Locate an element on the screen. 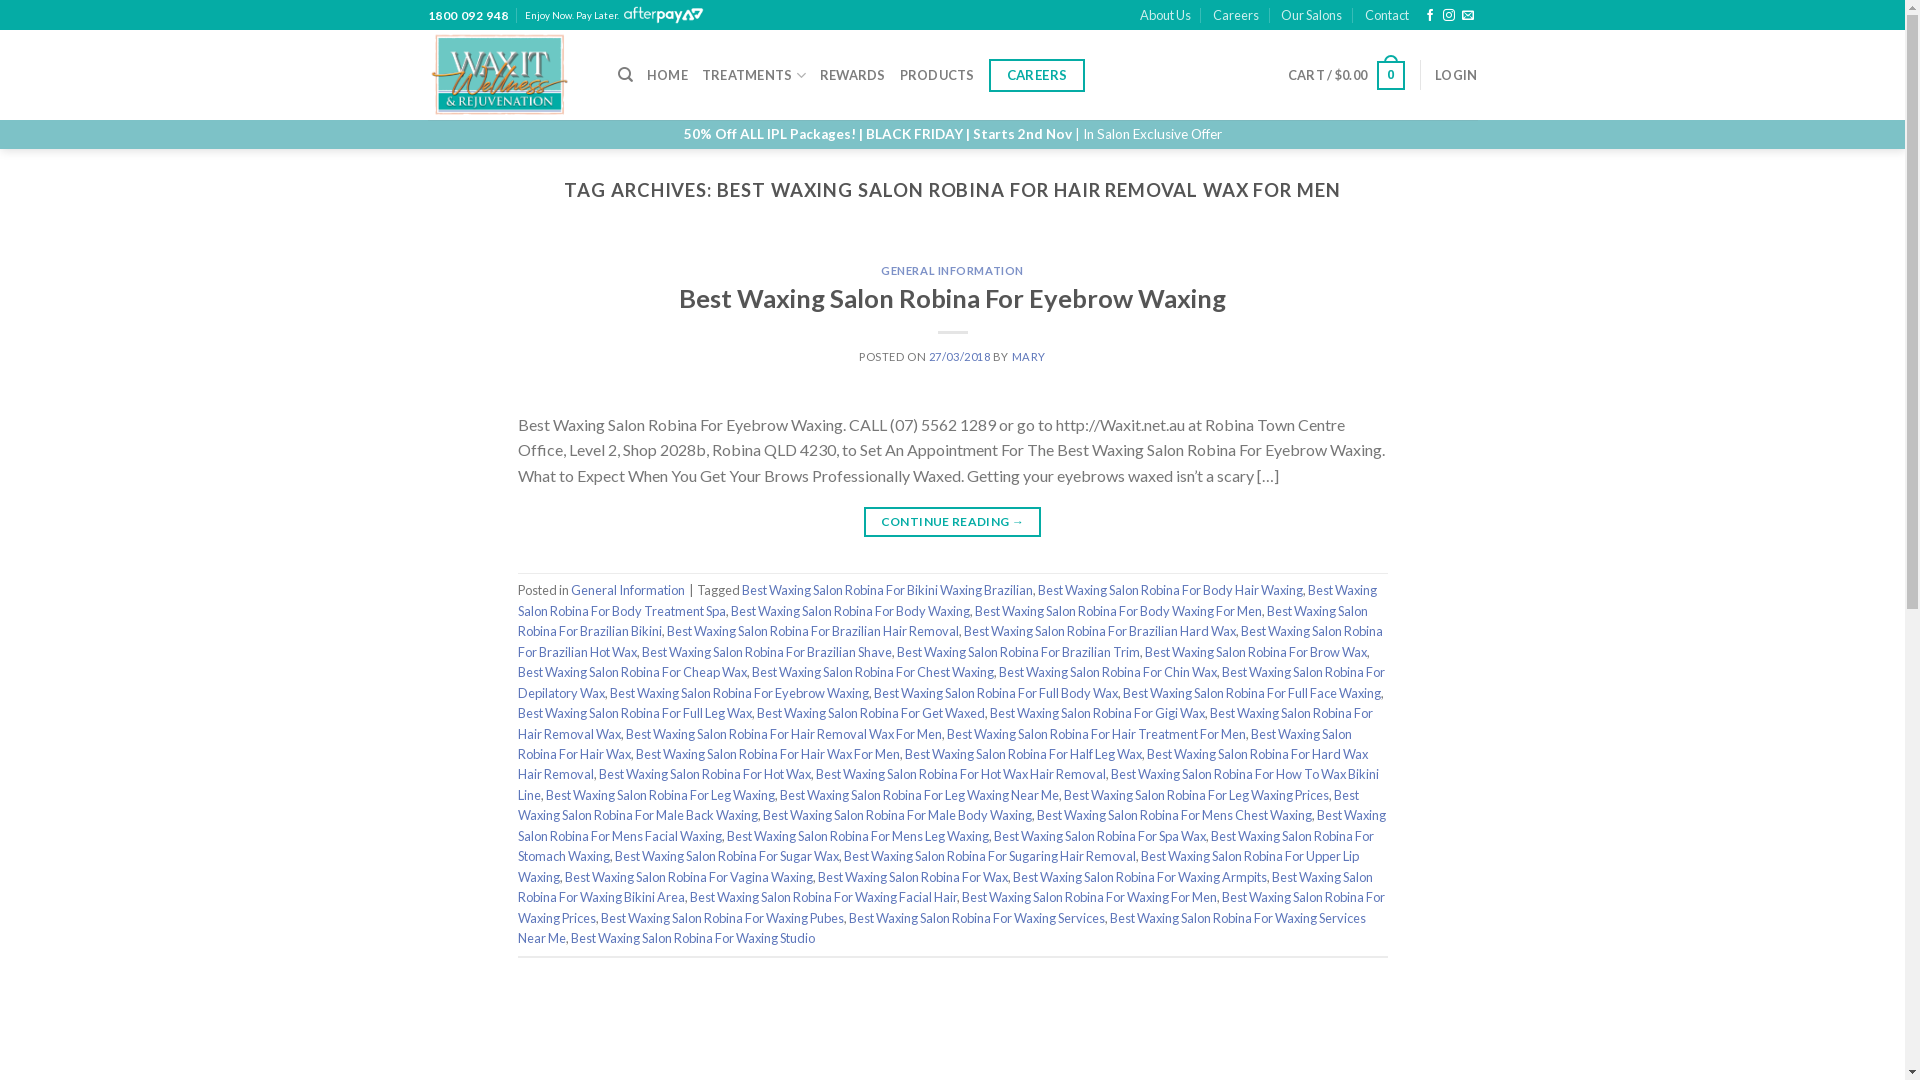 The height and width of the screenshot is (1080, 1920). 'Best Waxing Salon Robina For Cheap Wax' is located at coordinates (631, 671).